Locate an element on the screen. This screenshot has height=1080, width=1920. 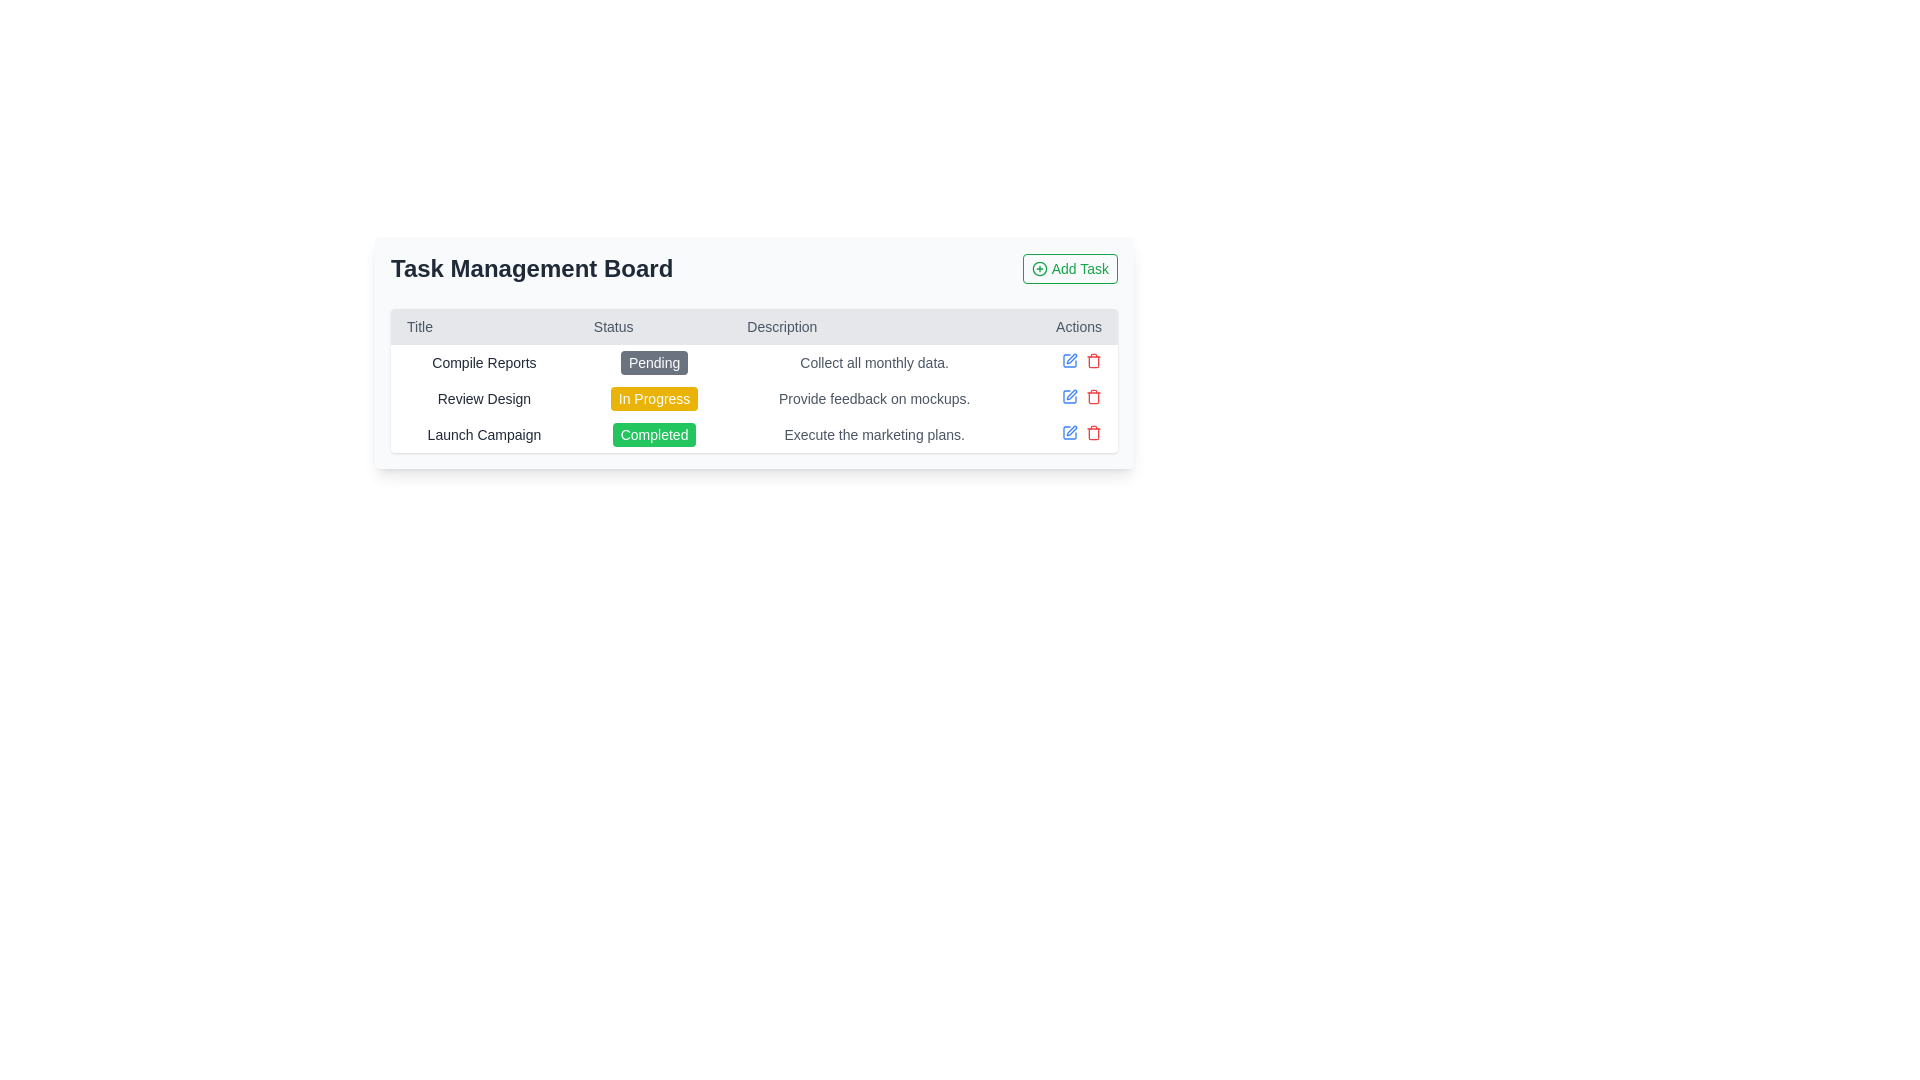
the static text label 'Compile Reports' located in the first row under the 'Title' column of the 'Task Management Board', positioned to the left of 'Pending' under the 'Status' column is located at coordinates (484, 362).